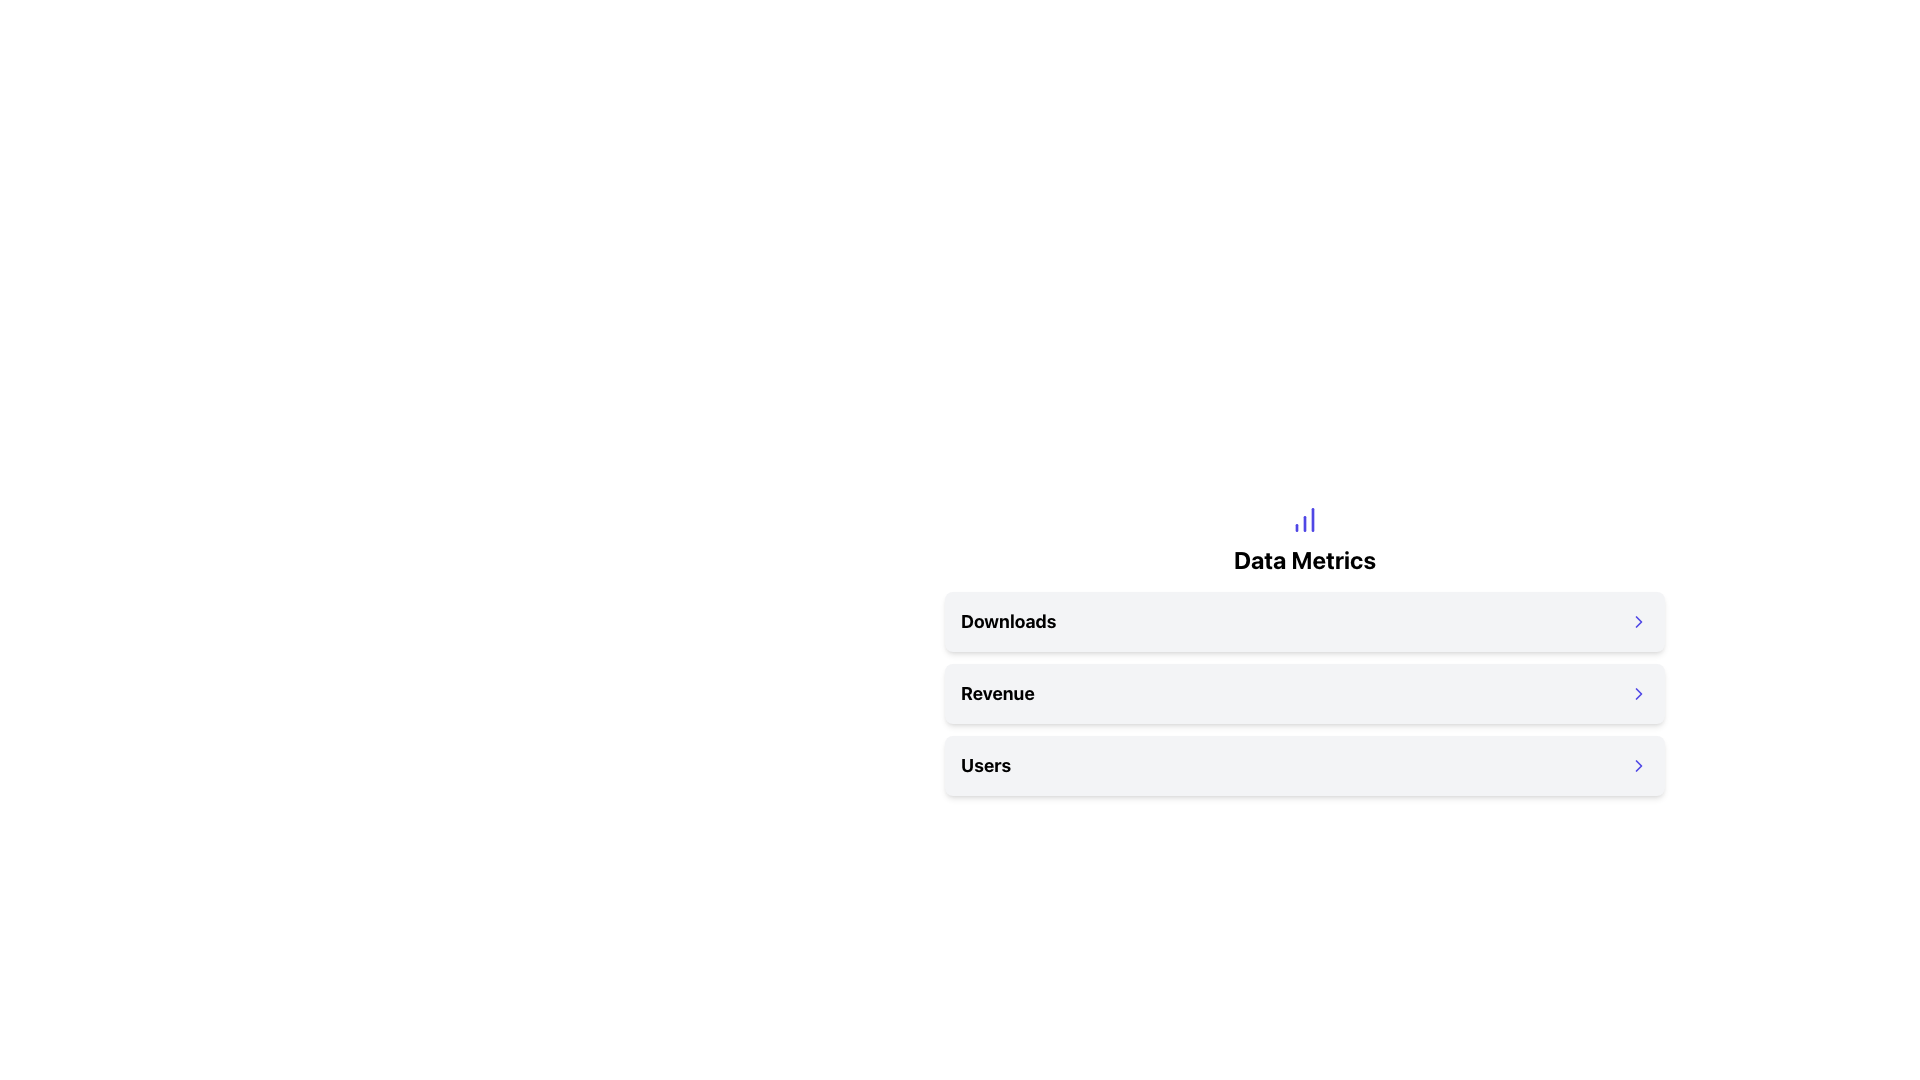 The height and width of the screenshot is (1080, 1920). I want to click on the Interactive List Item labeled 'Users' which is the third item in the 'Data Metrics' section, so click(1305, 765).